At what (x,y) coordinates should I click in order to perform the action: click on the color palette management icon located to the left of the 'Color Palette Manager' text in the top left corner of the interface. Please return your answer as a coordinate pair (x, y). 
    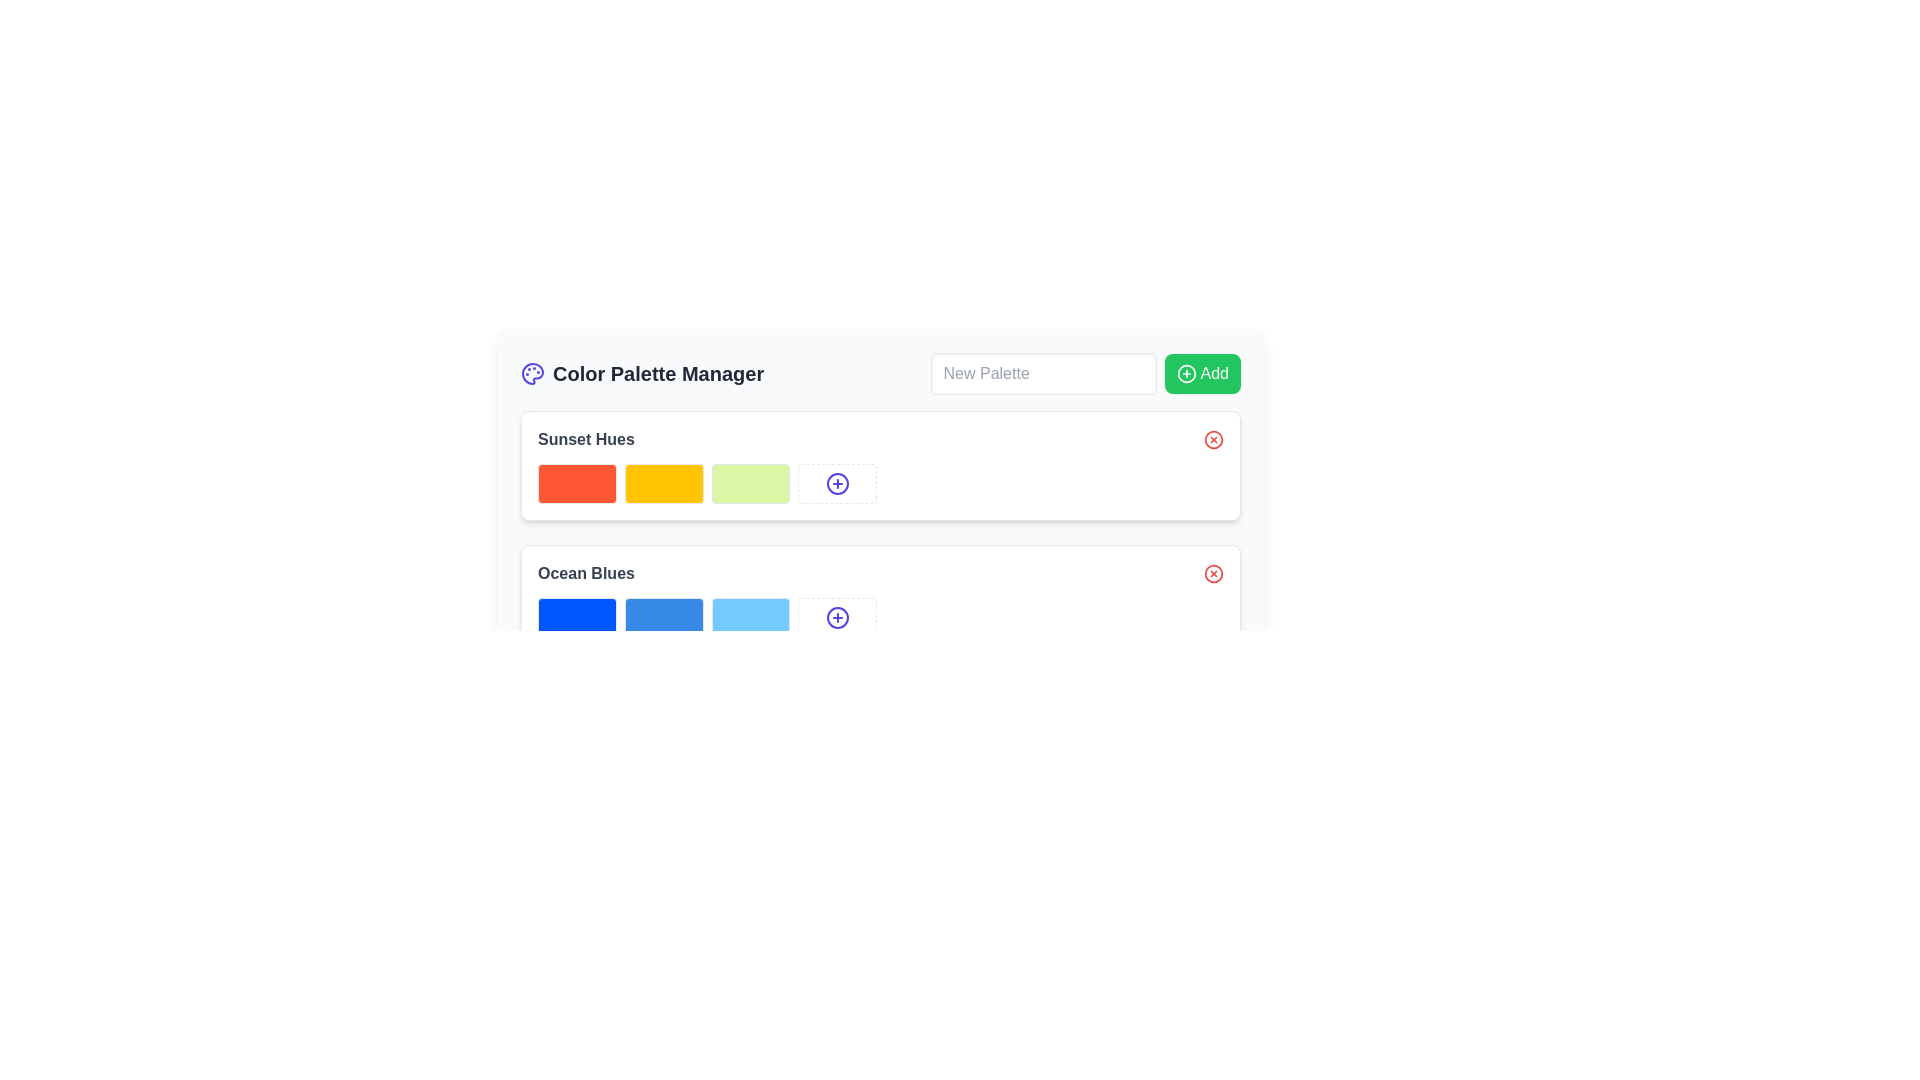
    Looking at the image, I should click on (532, 374).